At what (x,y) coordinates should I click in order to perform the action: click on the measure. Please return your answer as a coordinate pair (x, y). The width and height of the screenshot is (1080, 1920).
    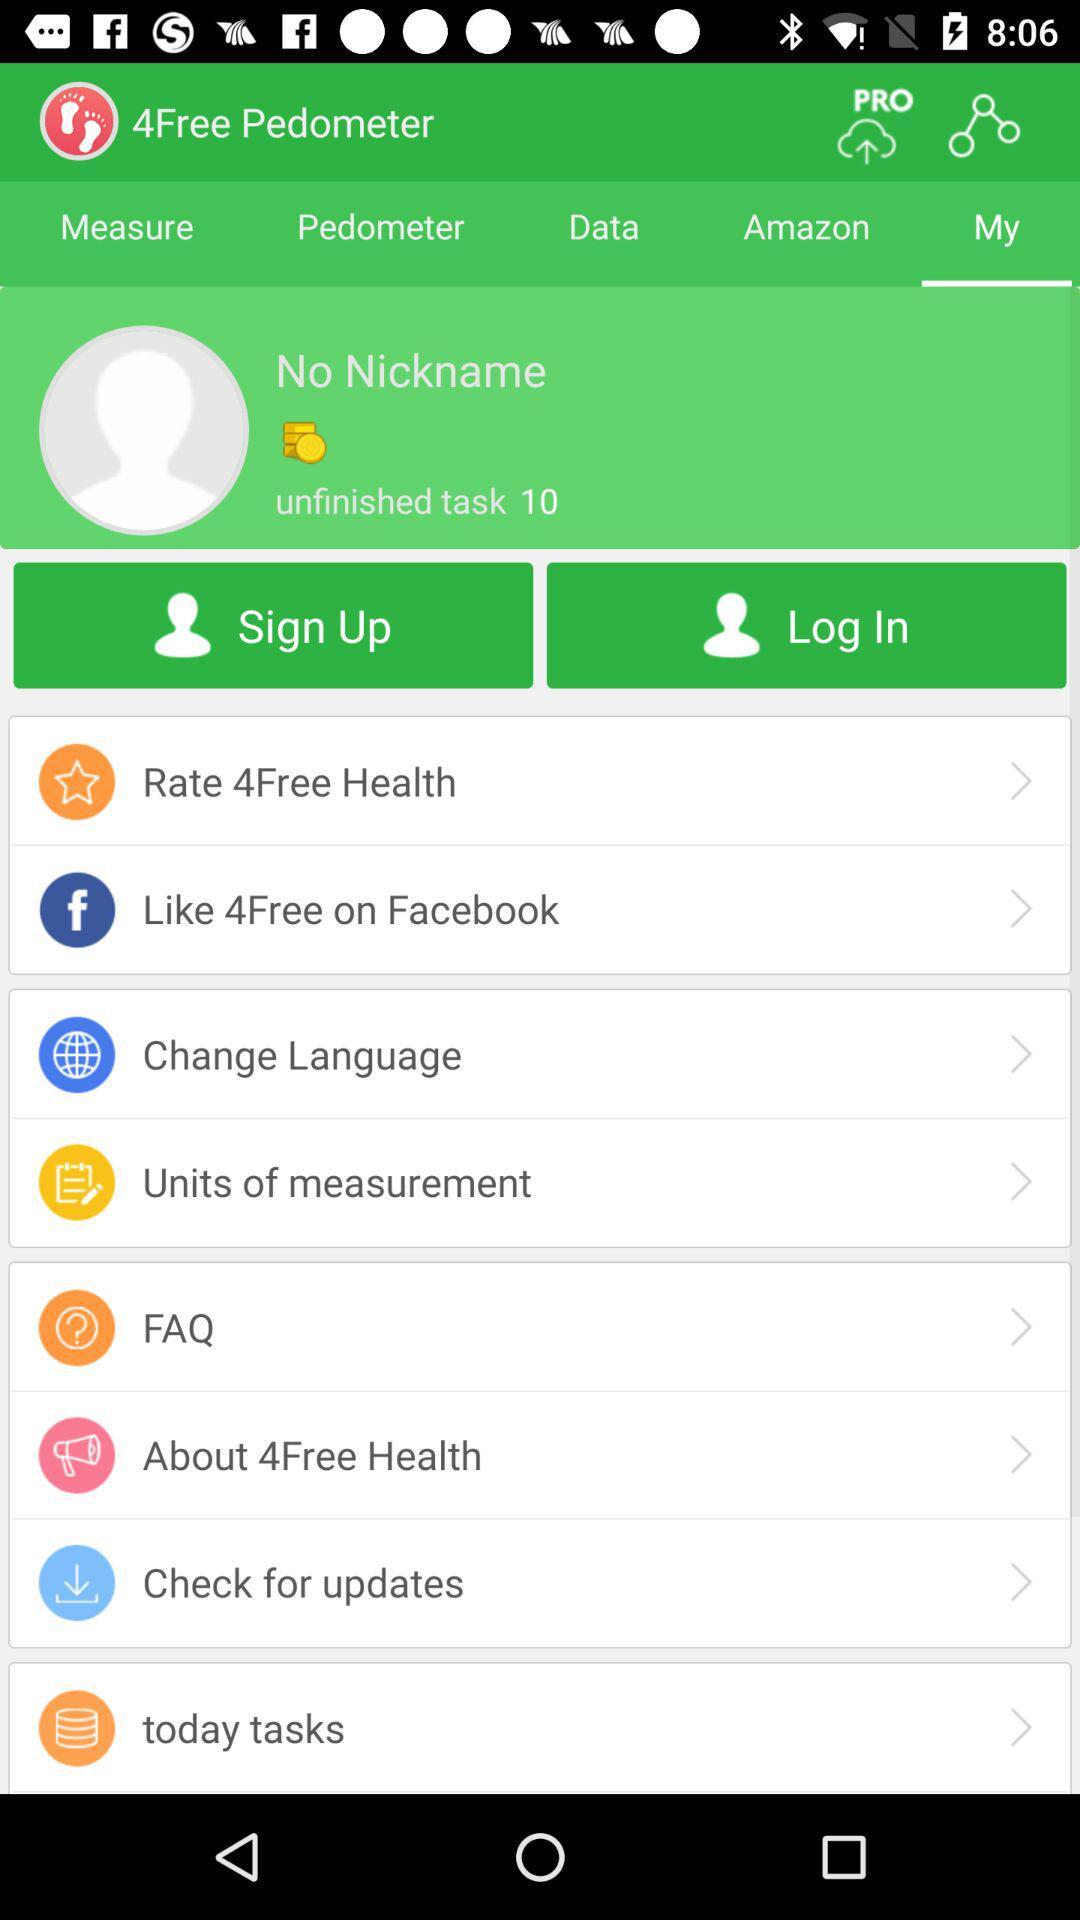
    Looking at the image, I should click on (126, 243).